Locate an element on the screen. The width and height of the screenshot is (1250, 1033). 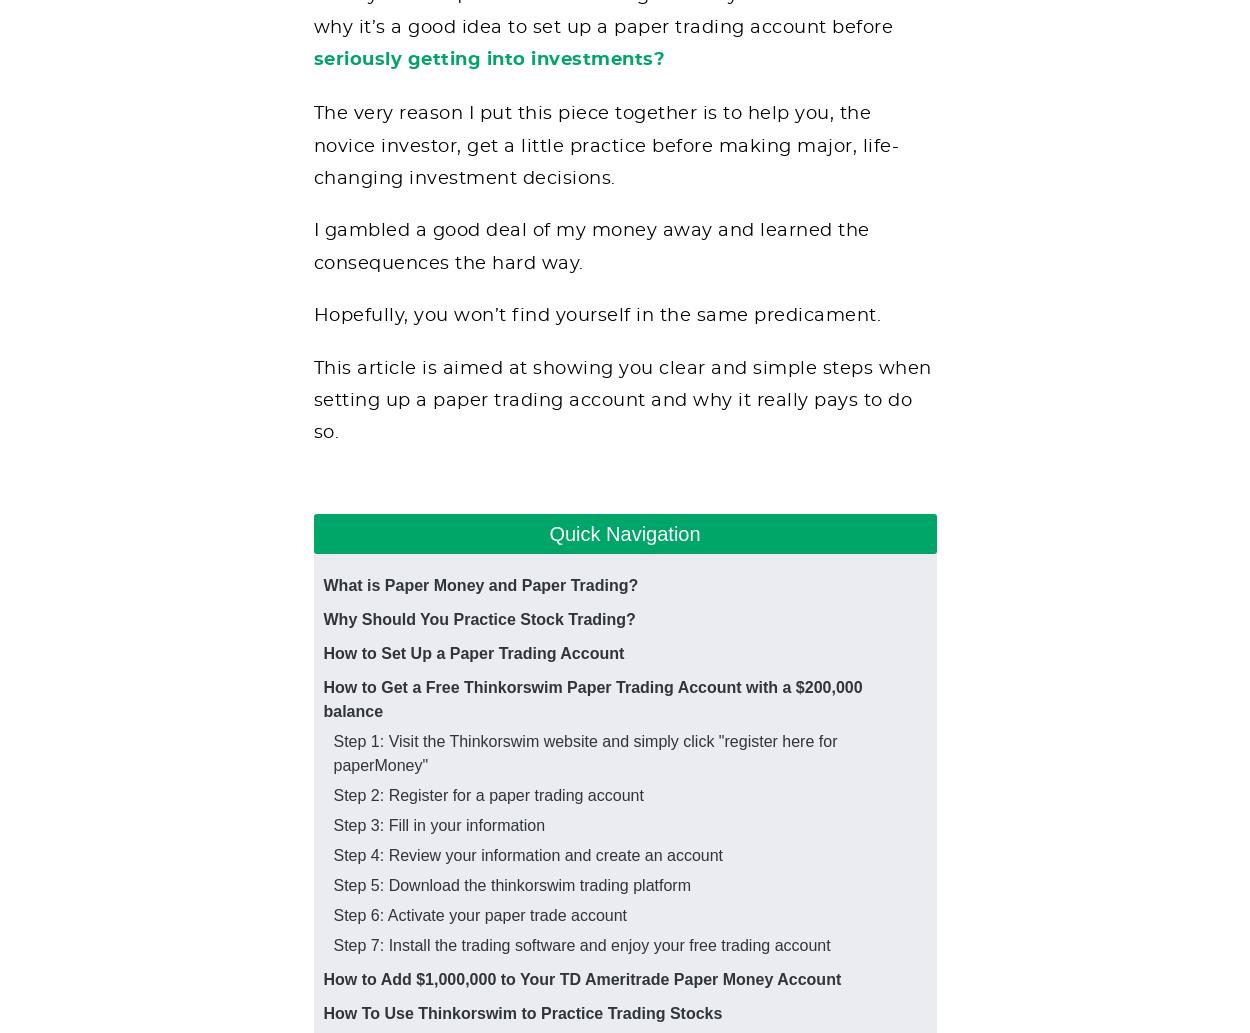
'Quick Navigation' is located at coordinates (623, 532).